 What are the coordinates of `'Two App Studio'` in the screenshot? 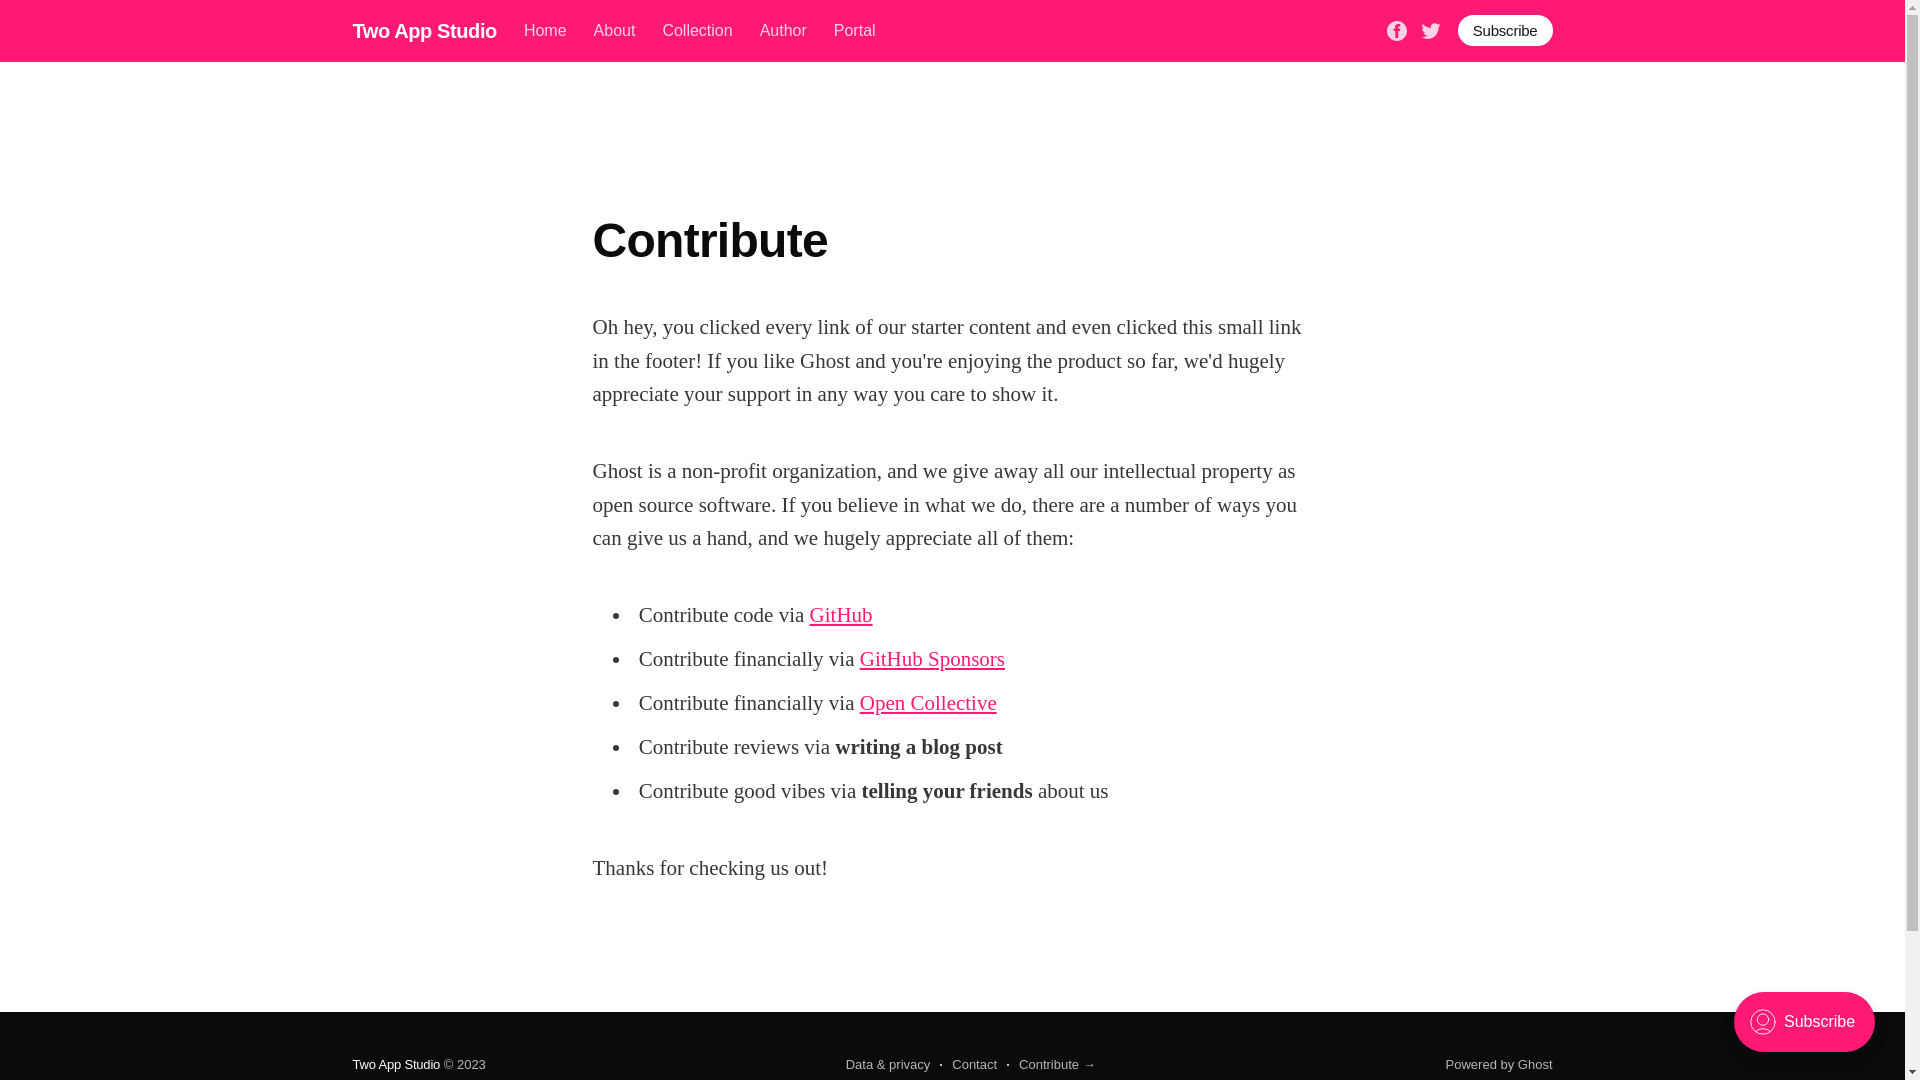 It's located at (395, 1063).